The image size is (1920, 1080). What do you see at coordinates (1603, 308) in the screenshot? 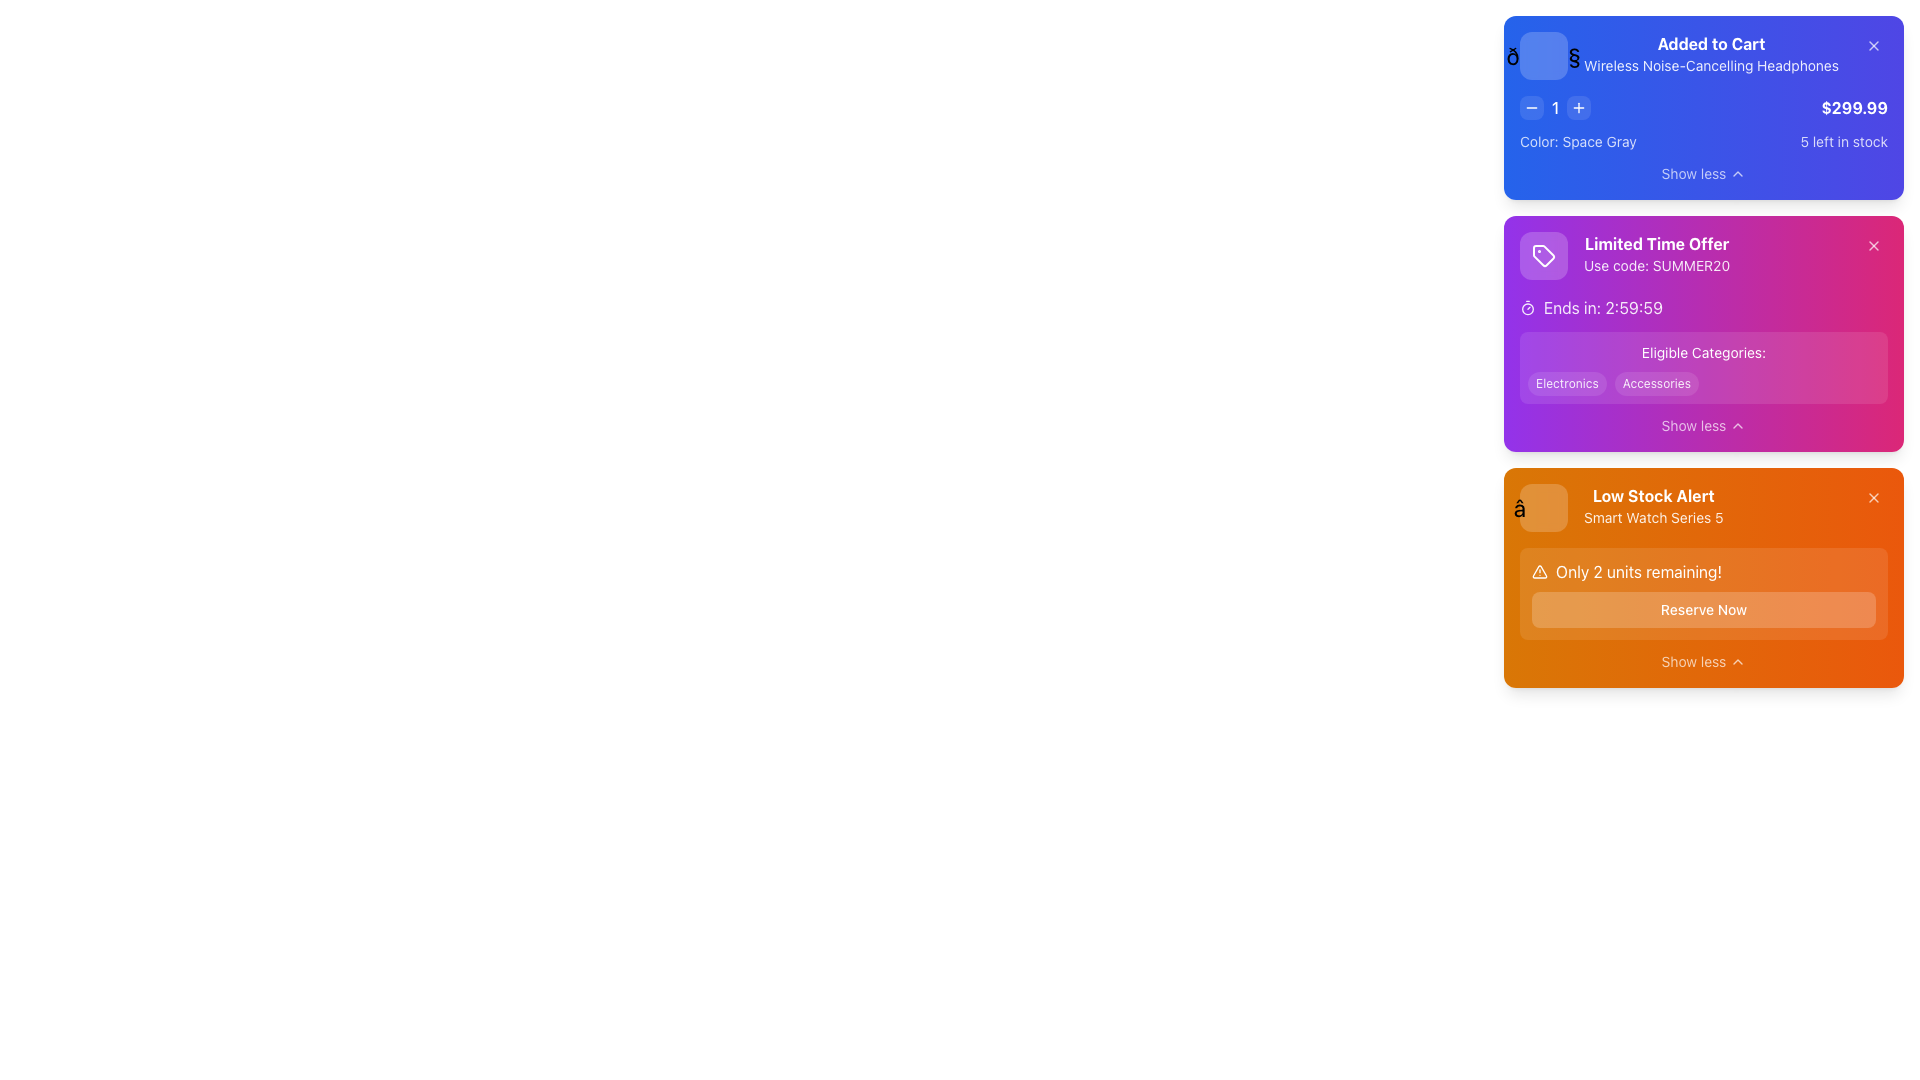
I see `the text label indicating the remaining time for the limited-time offer, which is located on the second card from the top in a right-aligned stack of cards` at bounding box center [1603, 308].